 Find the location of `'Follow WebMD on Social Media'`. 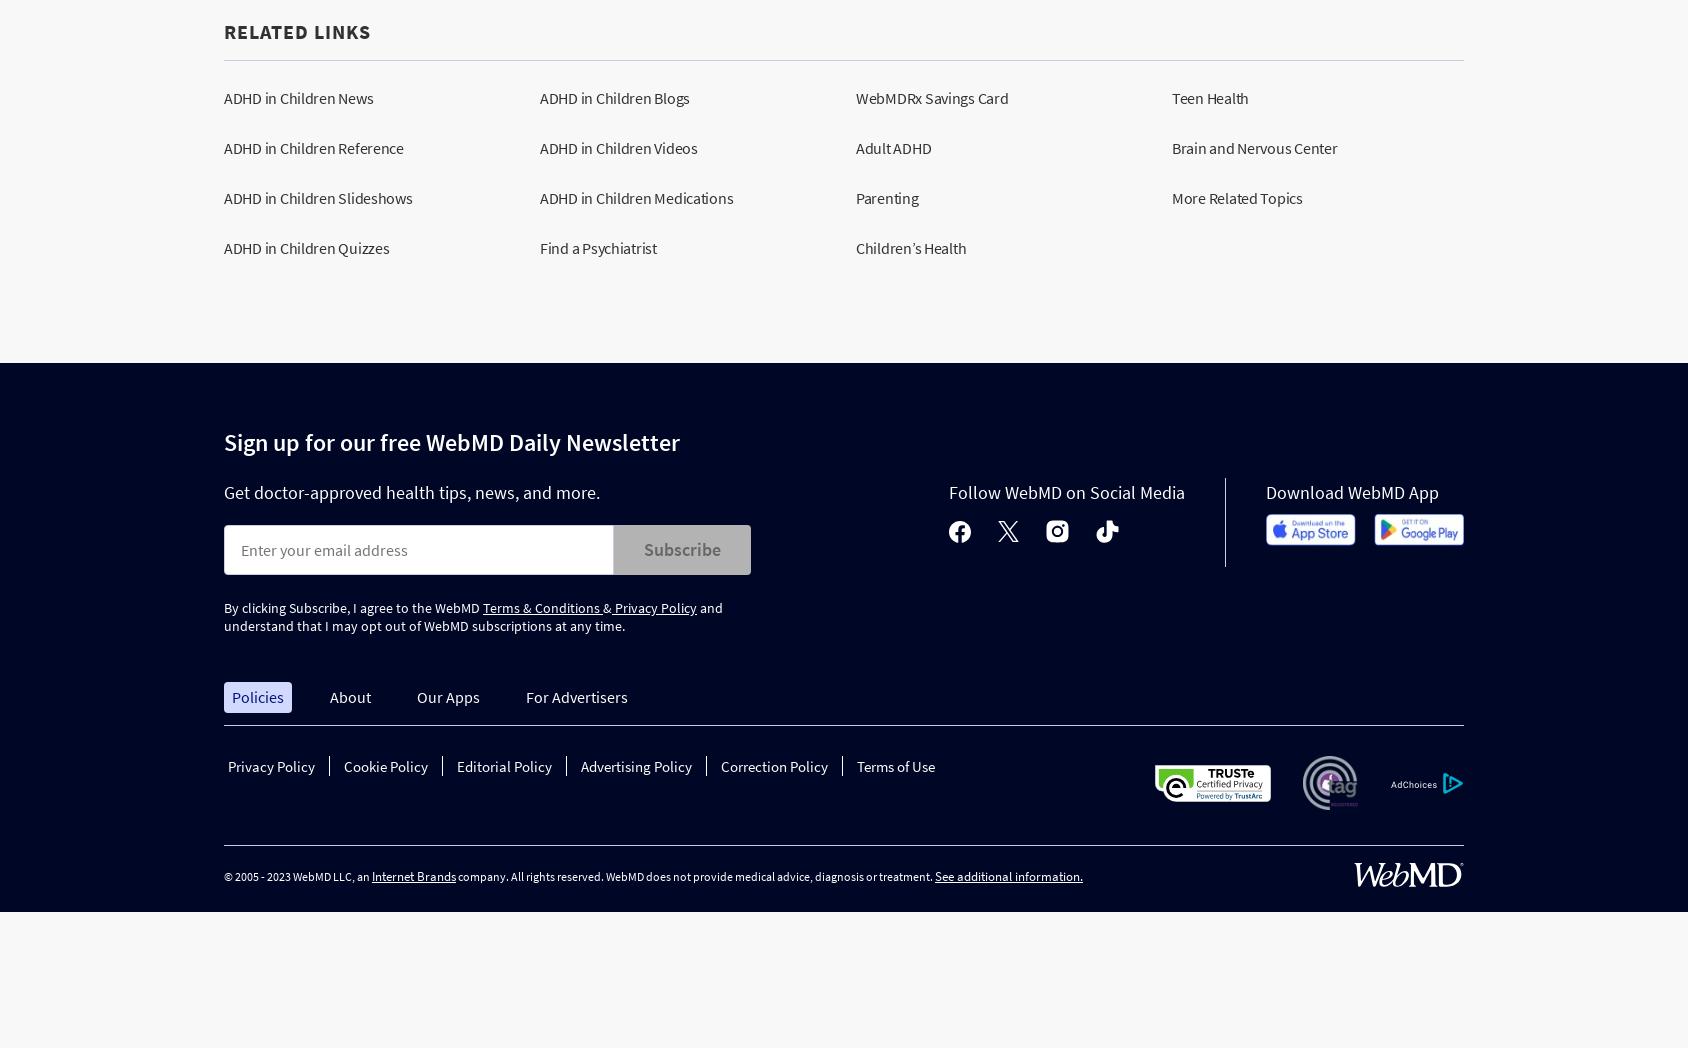

'Follow WebMD on Social Media' is located at coordinates (947, 491).